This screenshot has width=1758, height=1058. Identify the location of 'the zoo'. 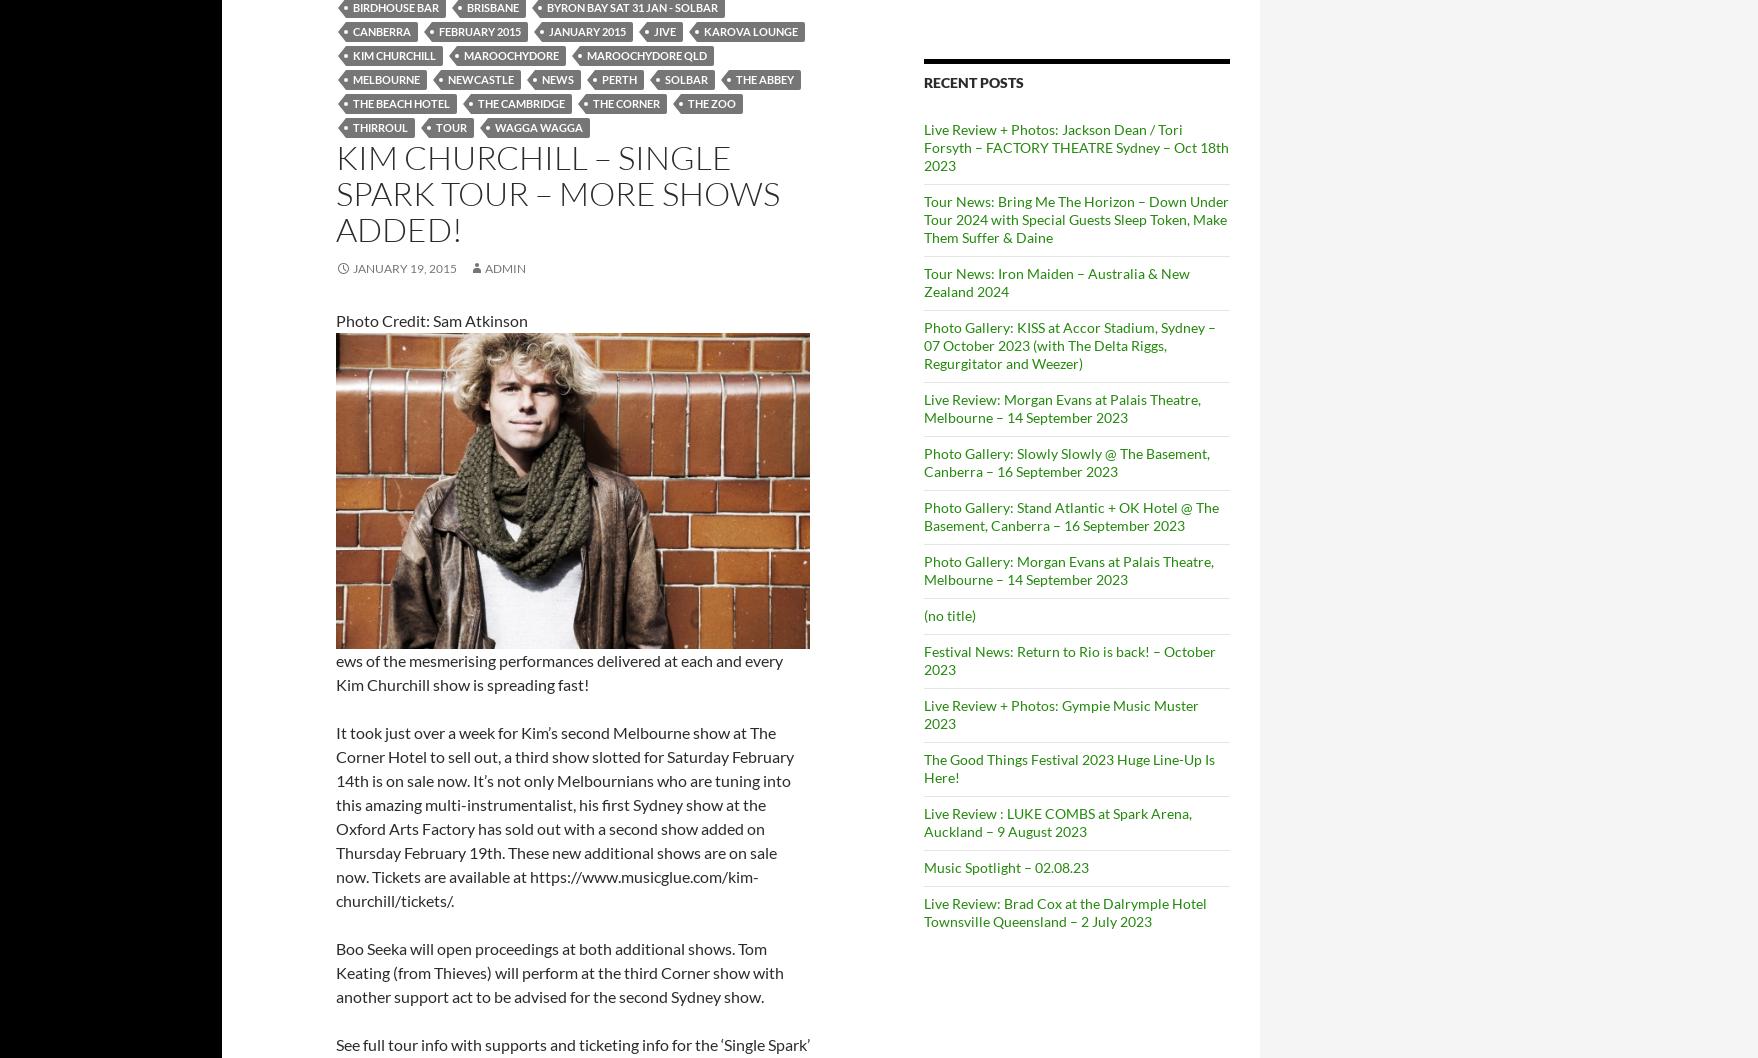
(711, 102).